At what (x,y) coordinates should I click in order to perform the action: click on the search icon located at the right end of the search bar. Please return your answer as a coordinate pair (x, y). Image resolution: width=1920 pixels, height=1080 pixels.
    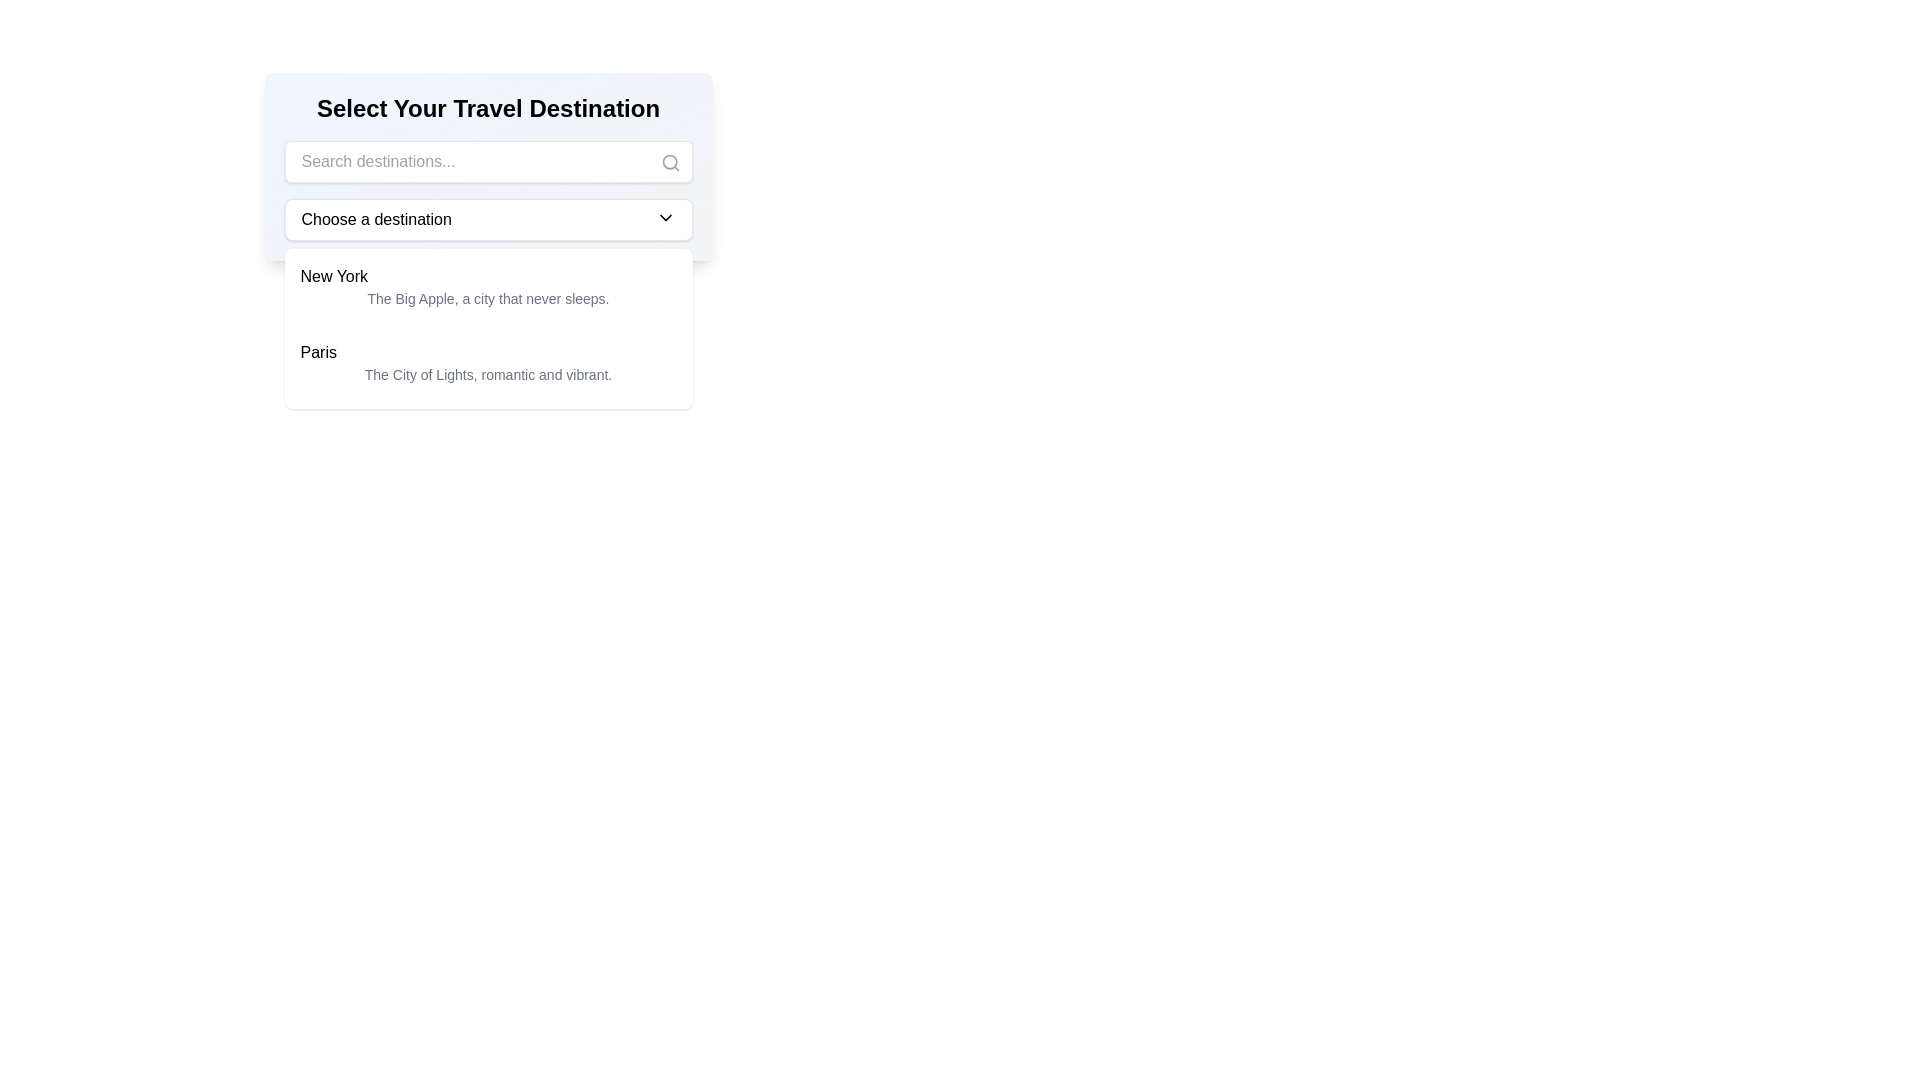
    Looking at the image, I should click on (670, 161).